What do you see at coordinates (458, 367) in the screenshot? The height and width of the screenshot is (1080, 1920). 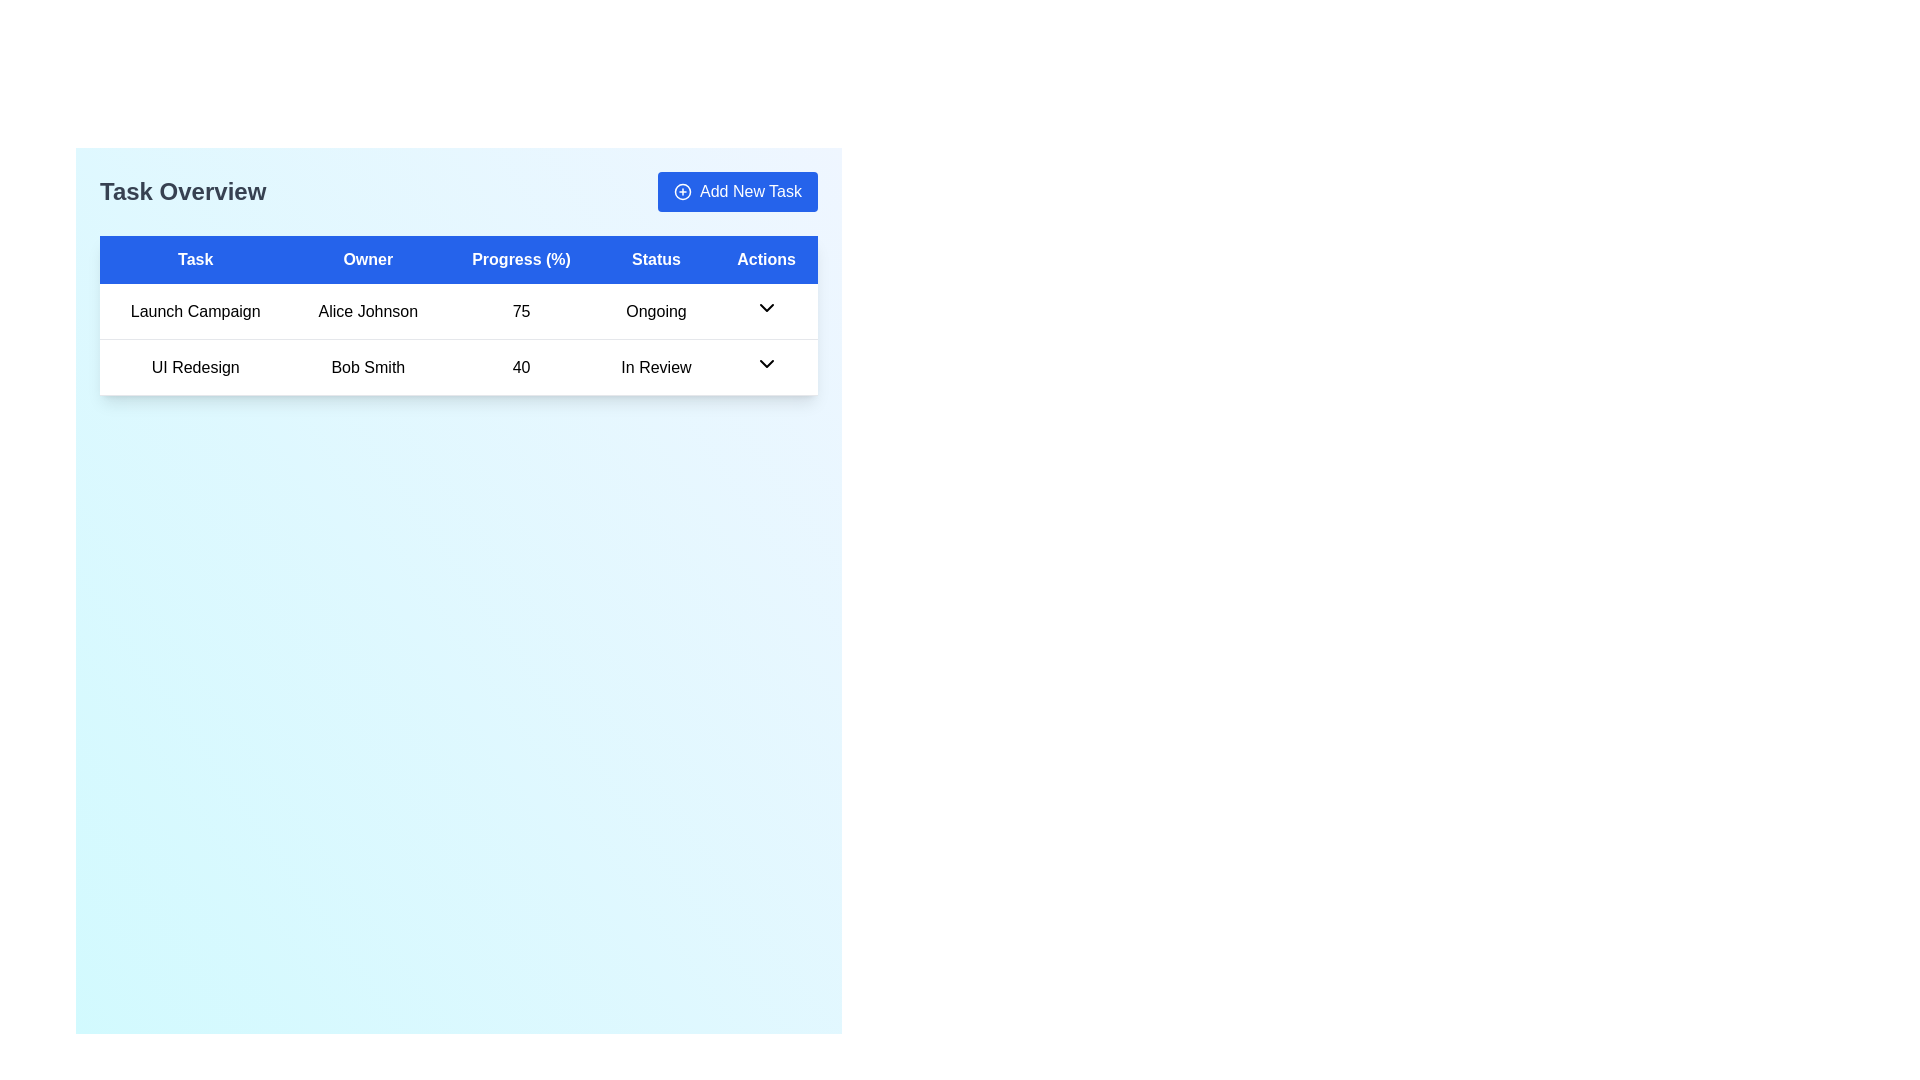 I see `the table row containing task details for 'UI Redesign' assigned to 'Bob Smith'` at bounding box center [458, 367].